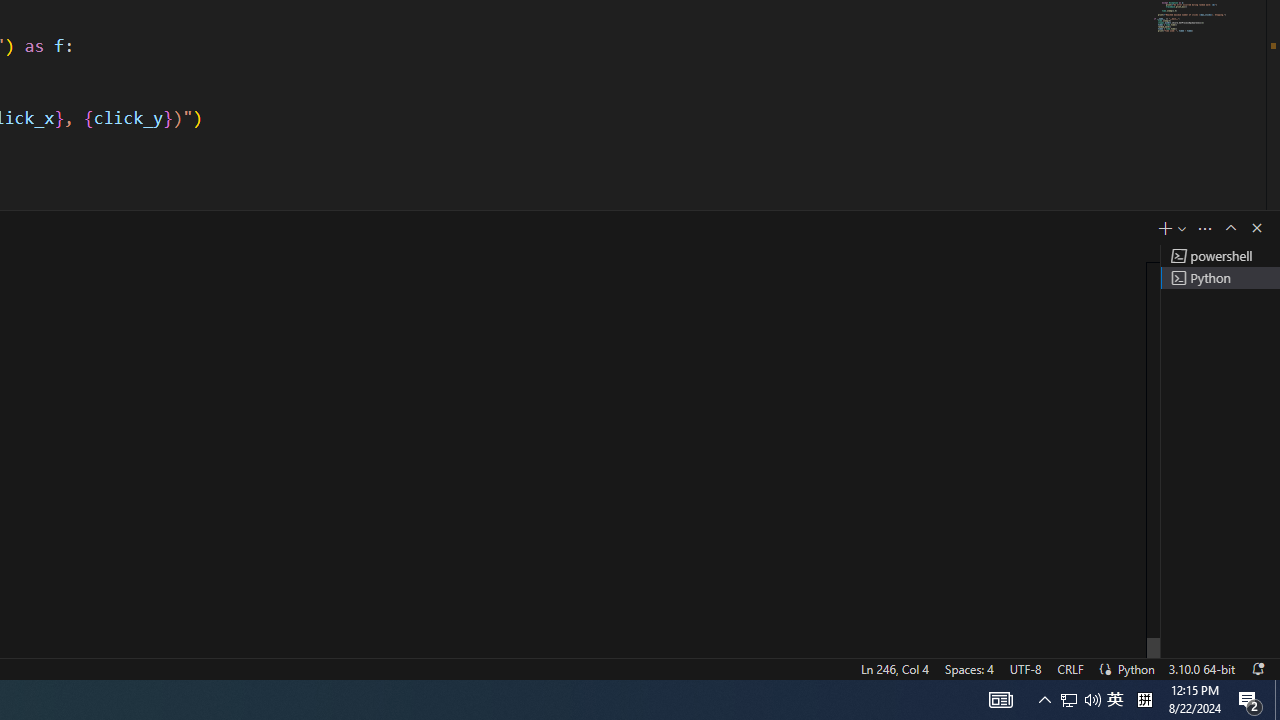  I want to click on 'CRLF', so click(1069, 668).